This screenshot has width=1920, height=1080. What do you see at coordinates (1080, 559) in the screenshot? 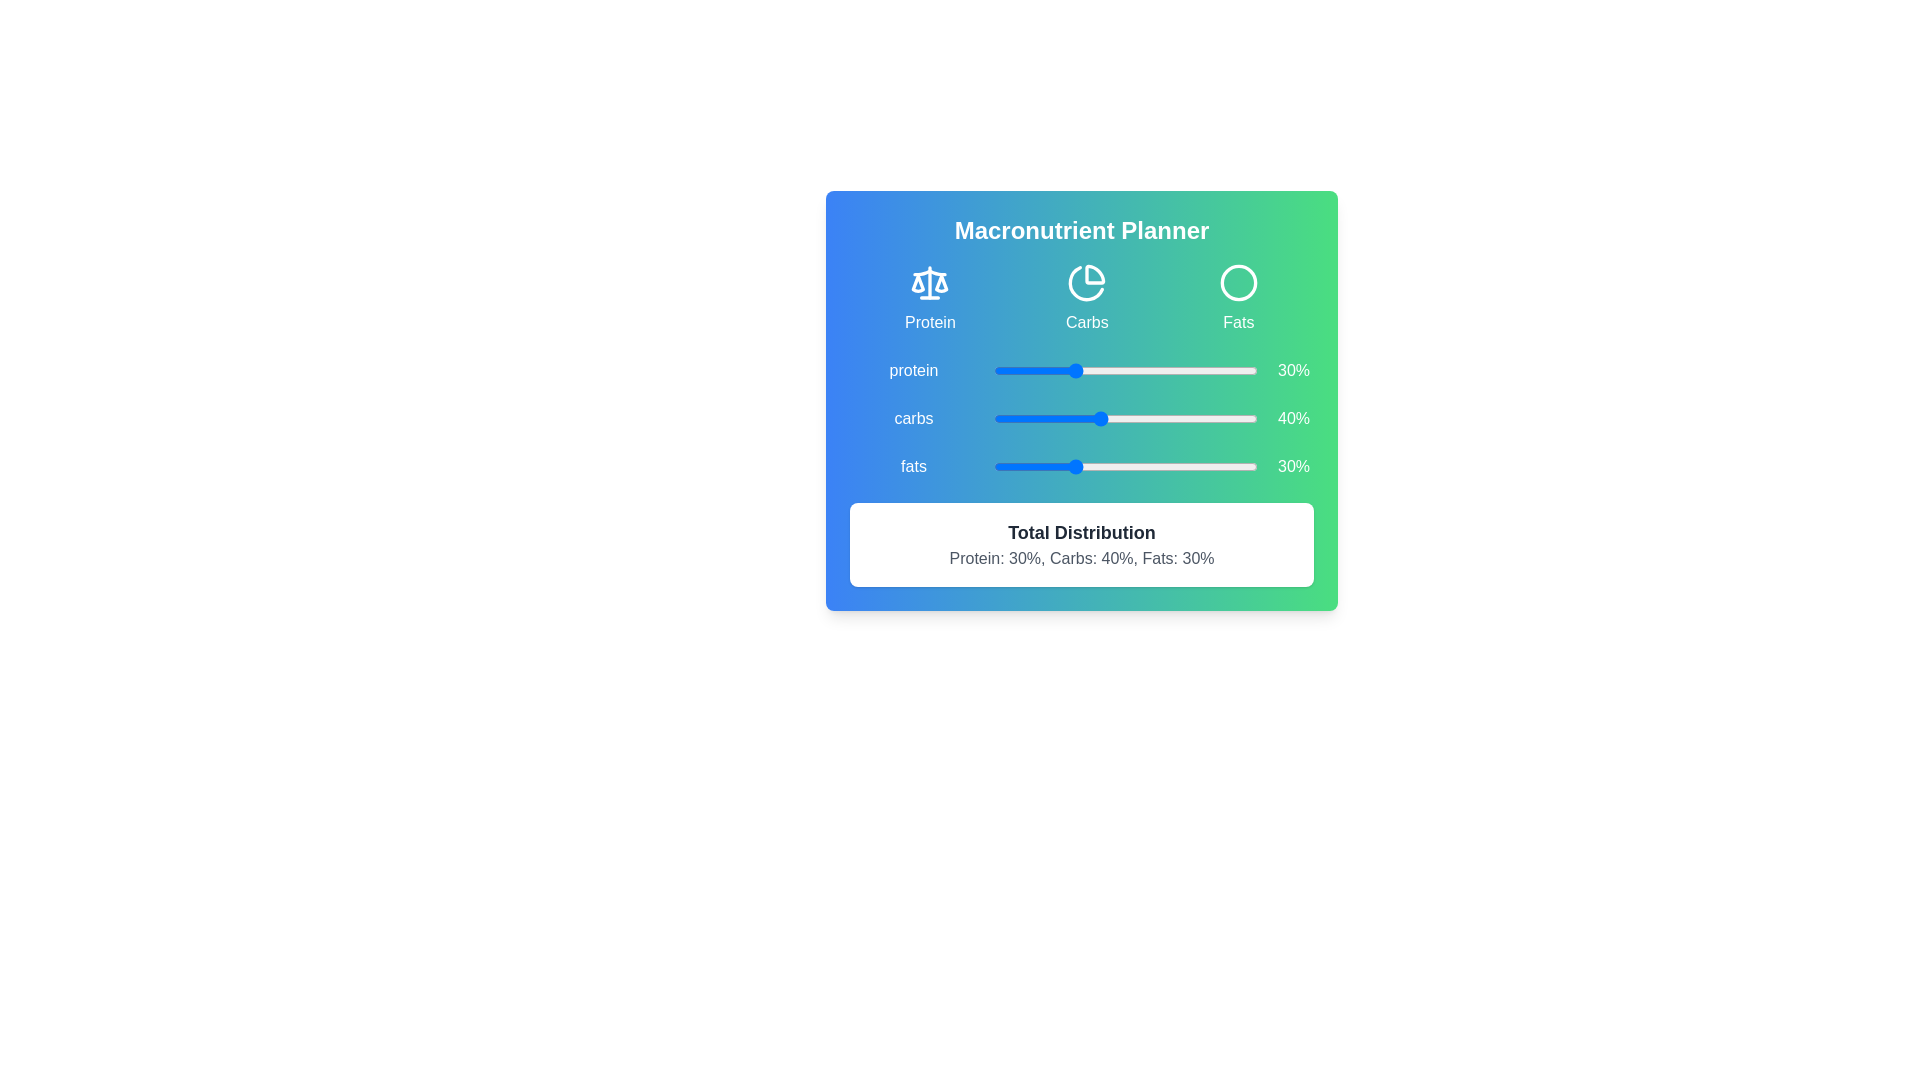
I see `the text label displaying nutritional data, which shows 'Protein: 30%, Carbs: 40%, Fats: 30%' in light gray font below the 'Total Distribution' title` at bounding box center [1080, 559].